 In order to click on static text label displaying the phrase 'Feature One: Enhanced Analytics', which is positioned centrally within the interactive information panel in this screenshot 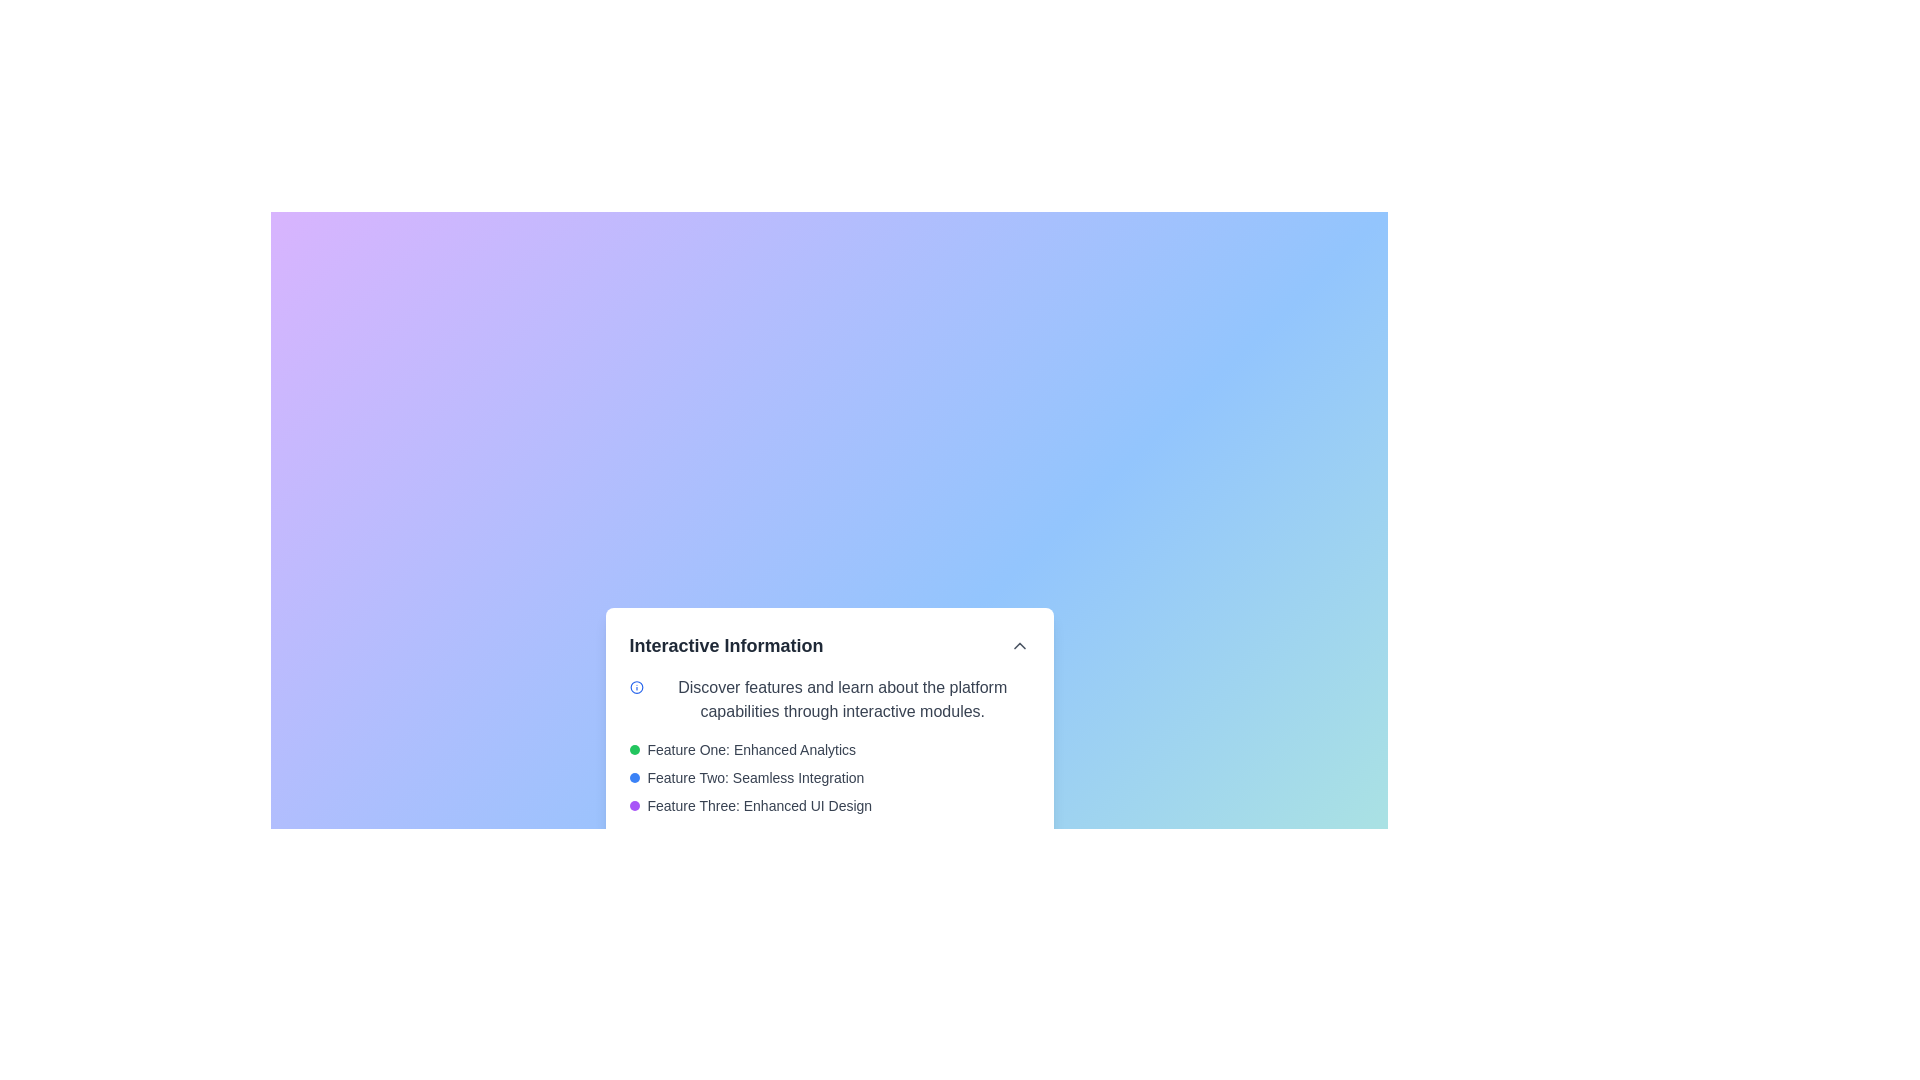, I will do `click(750, 749)`.